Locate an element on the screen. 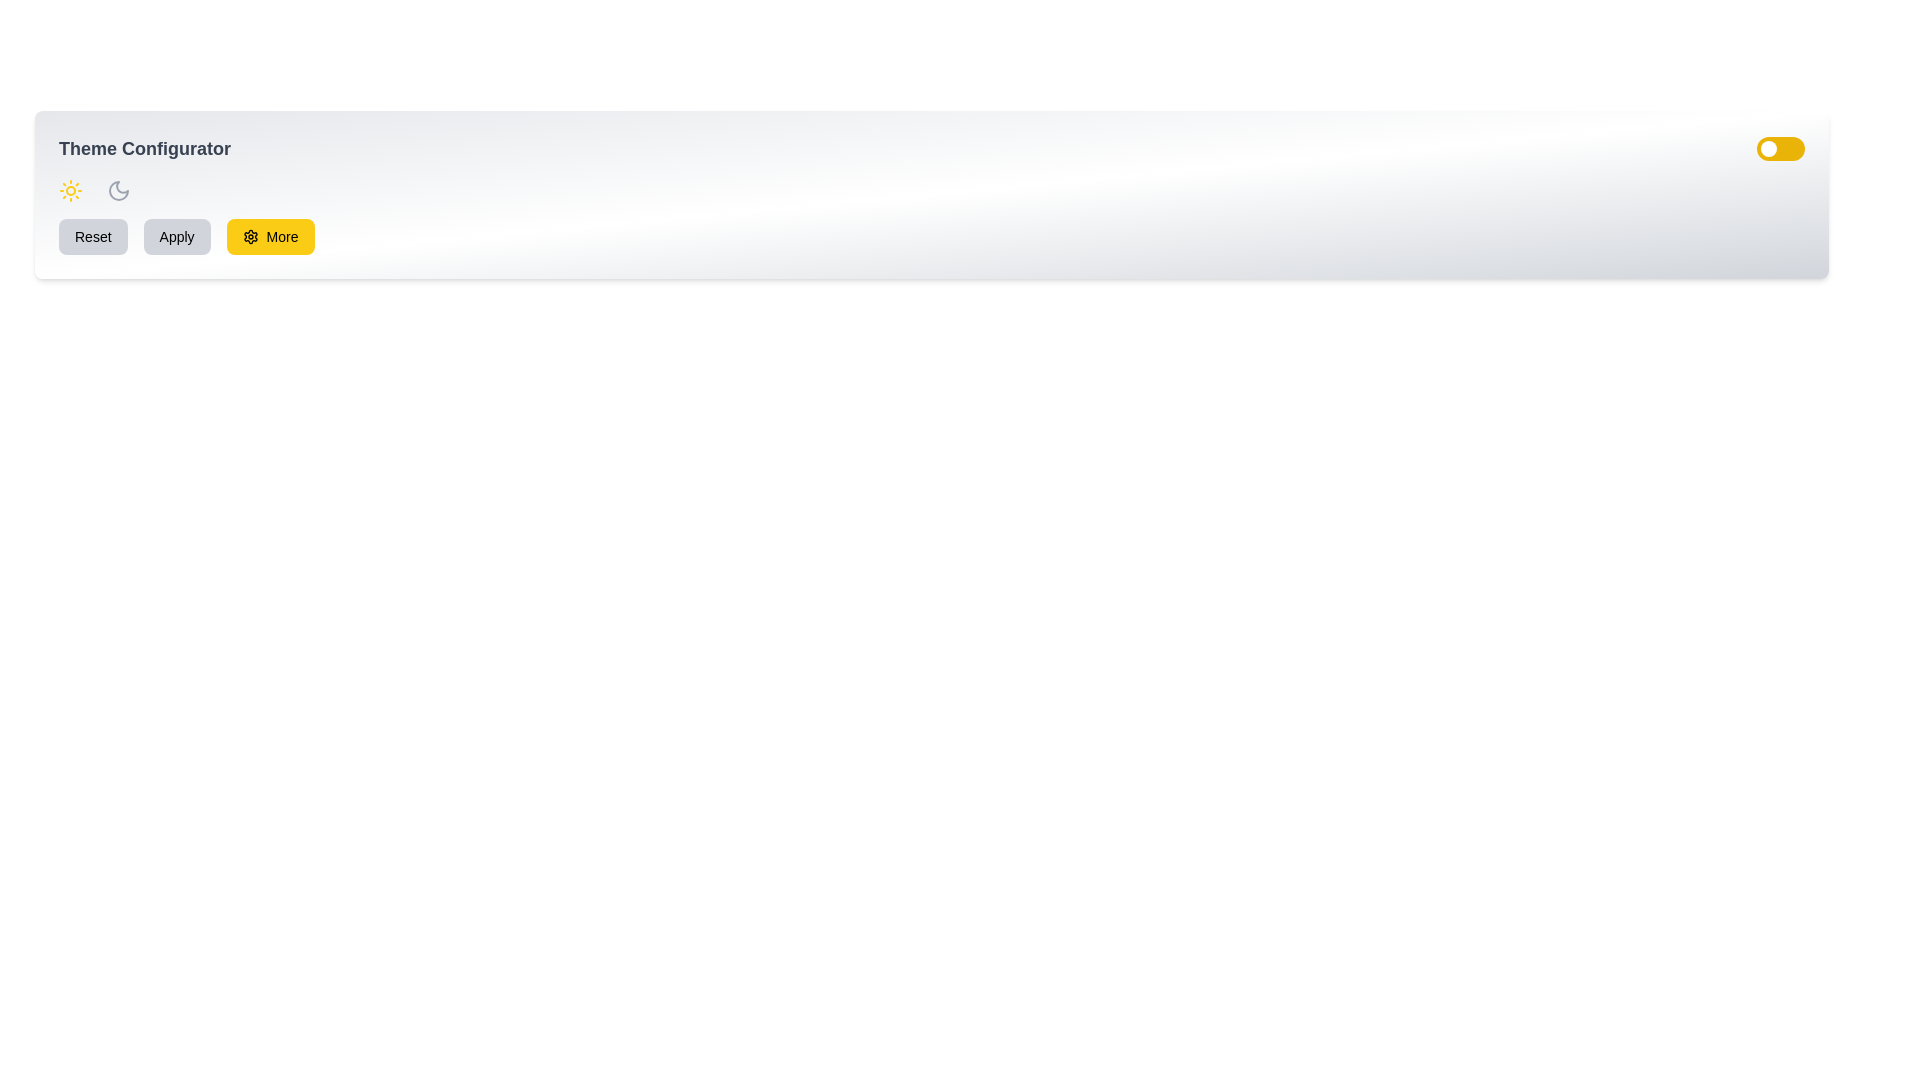 The width and height of the screenshot is (1920, 1080). the 'light mode' icon located at the top left of the interface is located at coordinates (71, 191).